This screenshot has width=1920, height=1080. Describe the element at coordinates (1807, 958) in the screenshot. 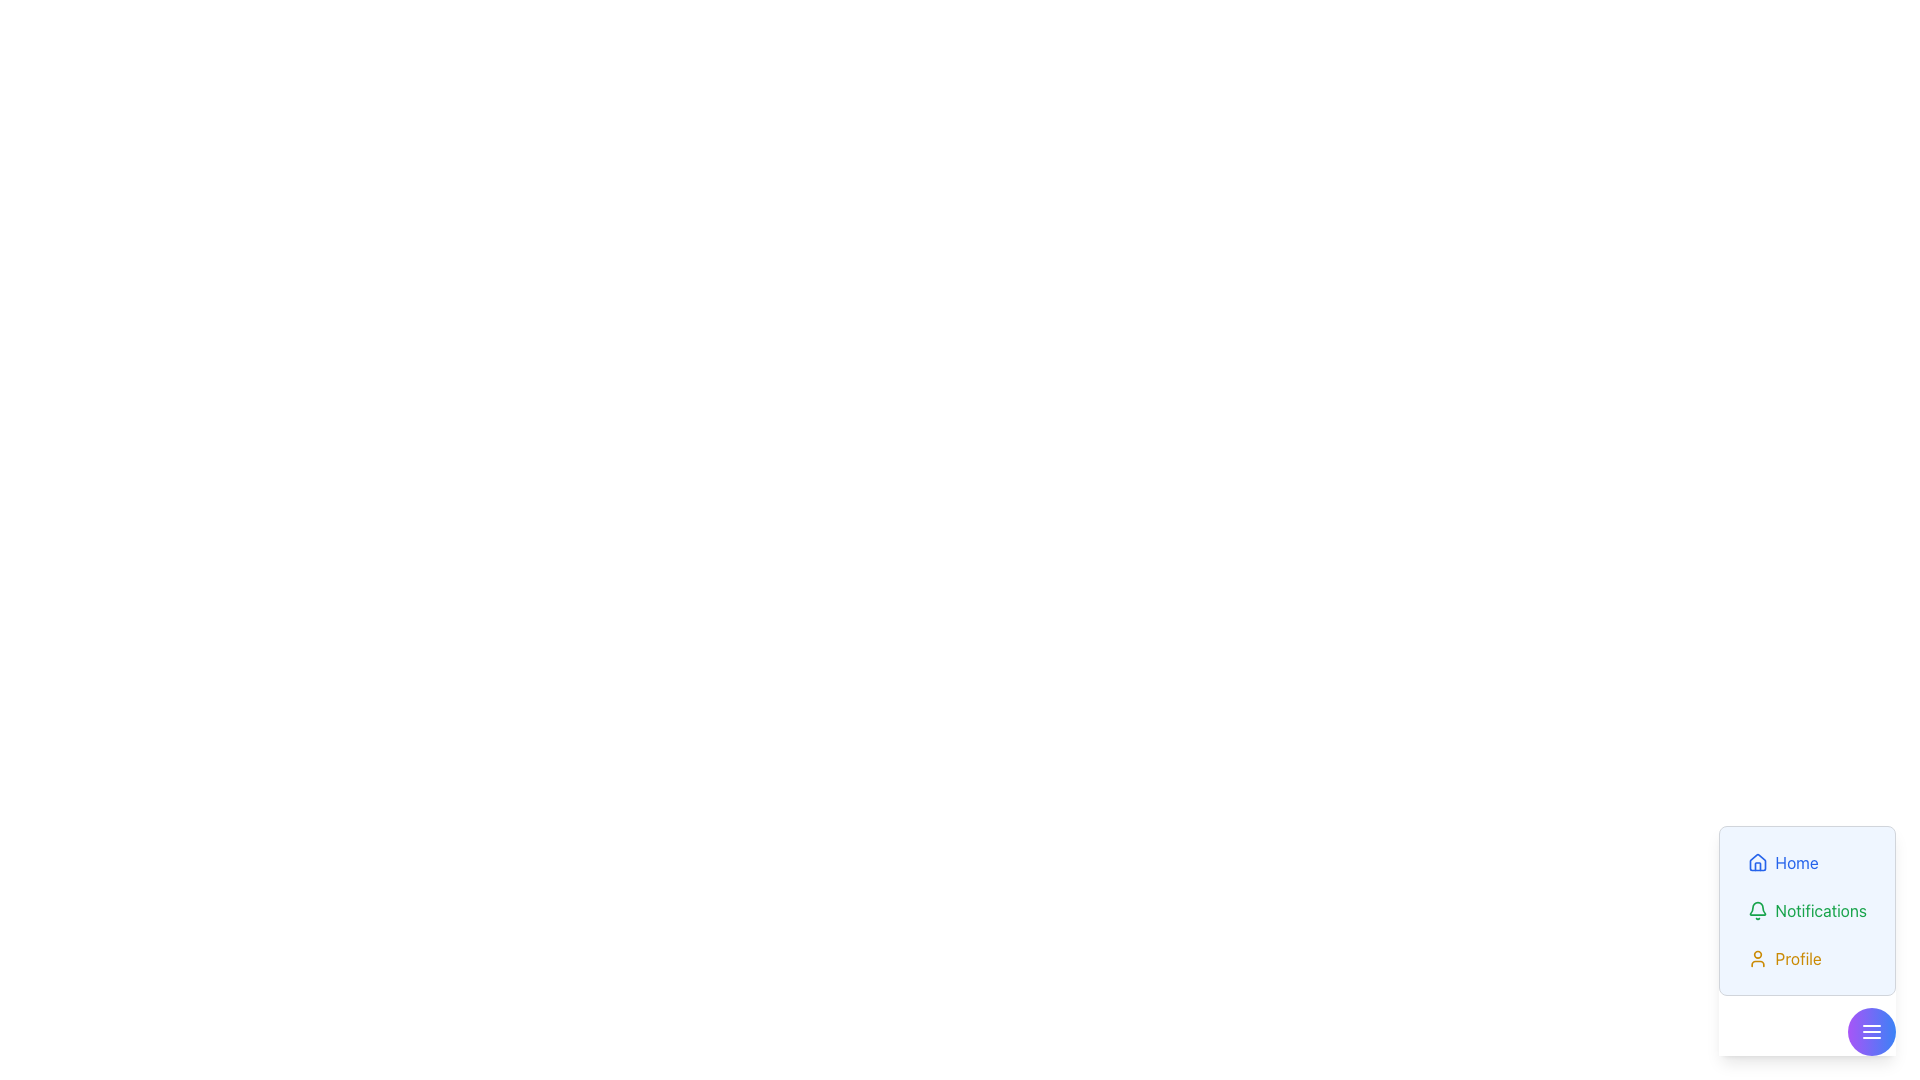

I see `the 'Profile' button, which is the third and bottom-most button in a vertical list of buttons` at that location.